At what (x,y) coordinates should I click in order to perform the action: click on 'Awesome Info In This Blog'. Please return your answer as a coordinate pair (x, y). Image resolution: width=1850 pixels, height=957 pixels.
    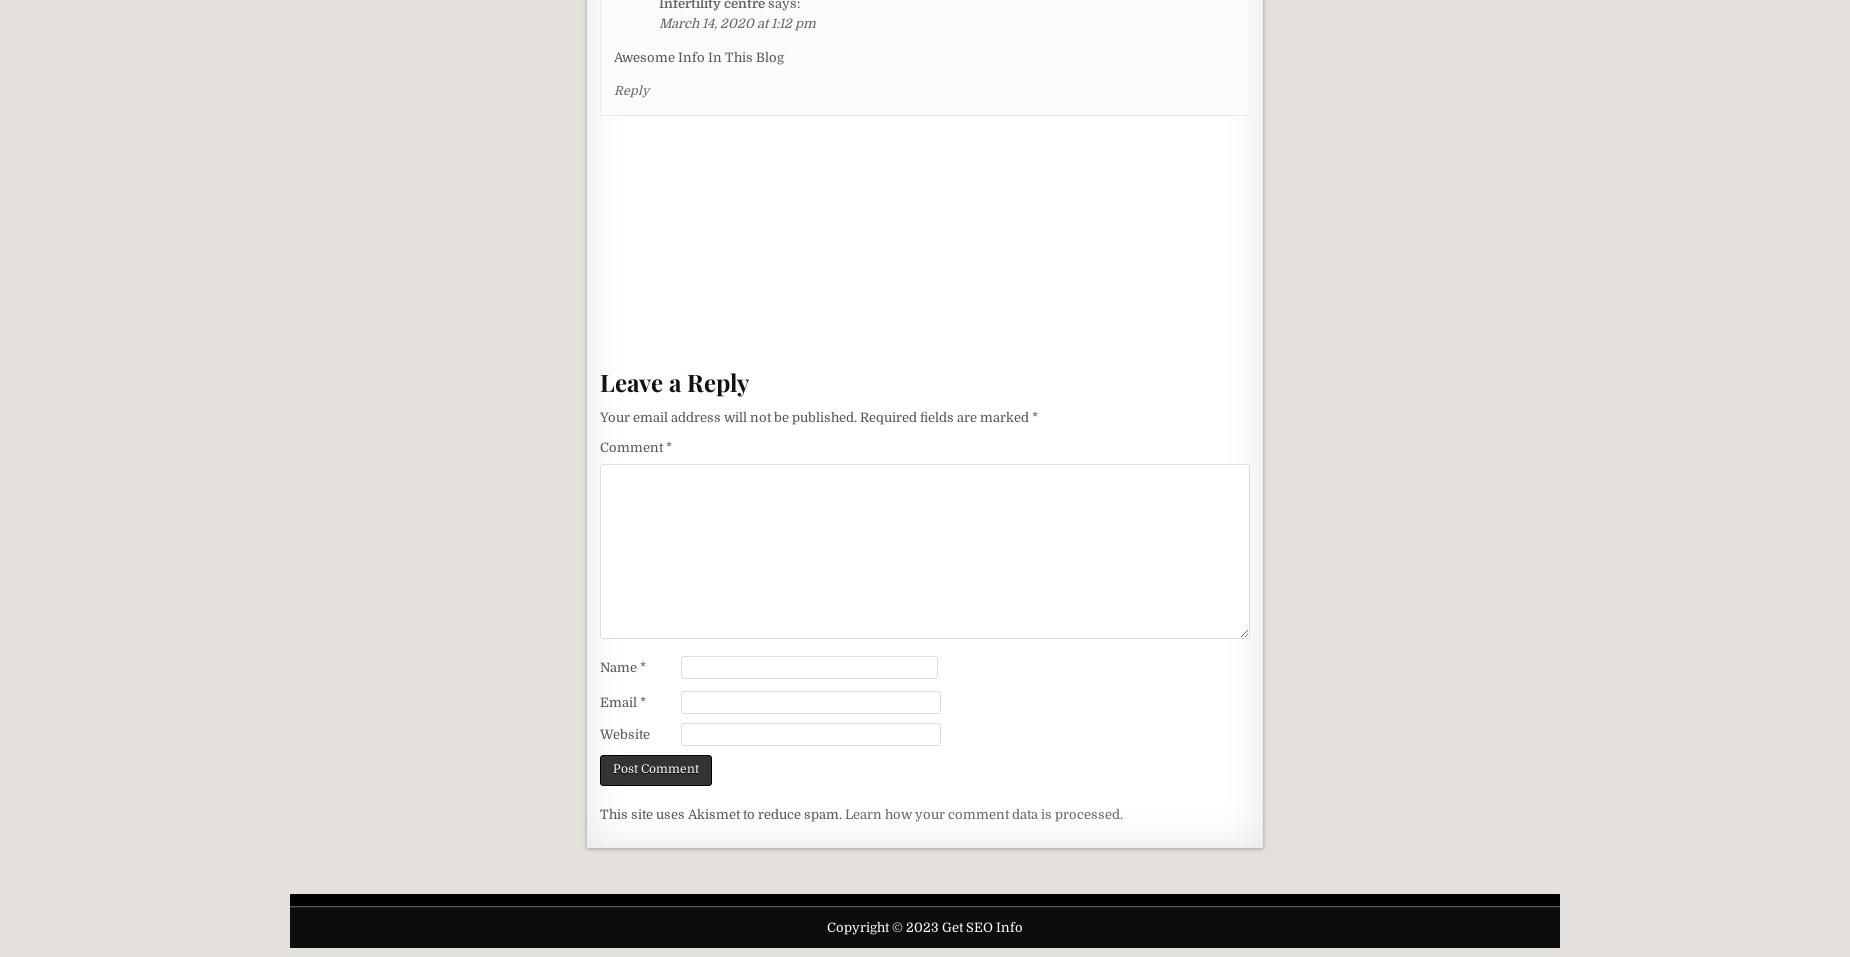
    Looking at the image, I should click on (614, 56).